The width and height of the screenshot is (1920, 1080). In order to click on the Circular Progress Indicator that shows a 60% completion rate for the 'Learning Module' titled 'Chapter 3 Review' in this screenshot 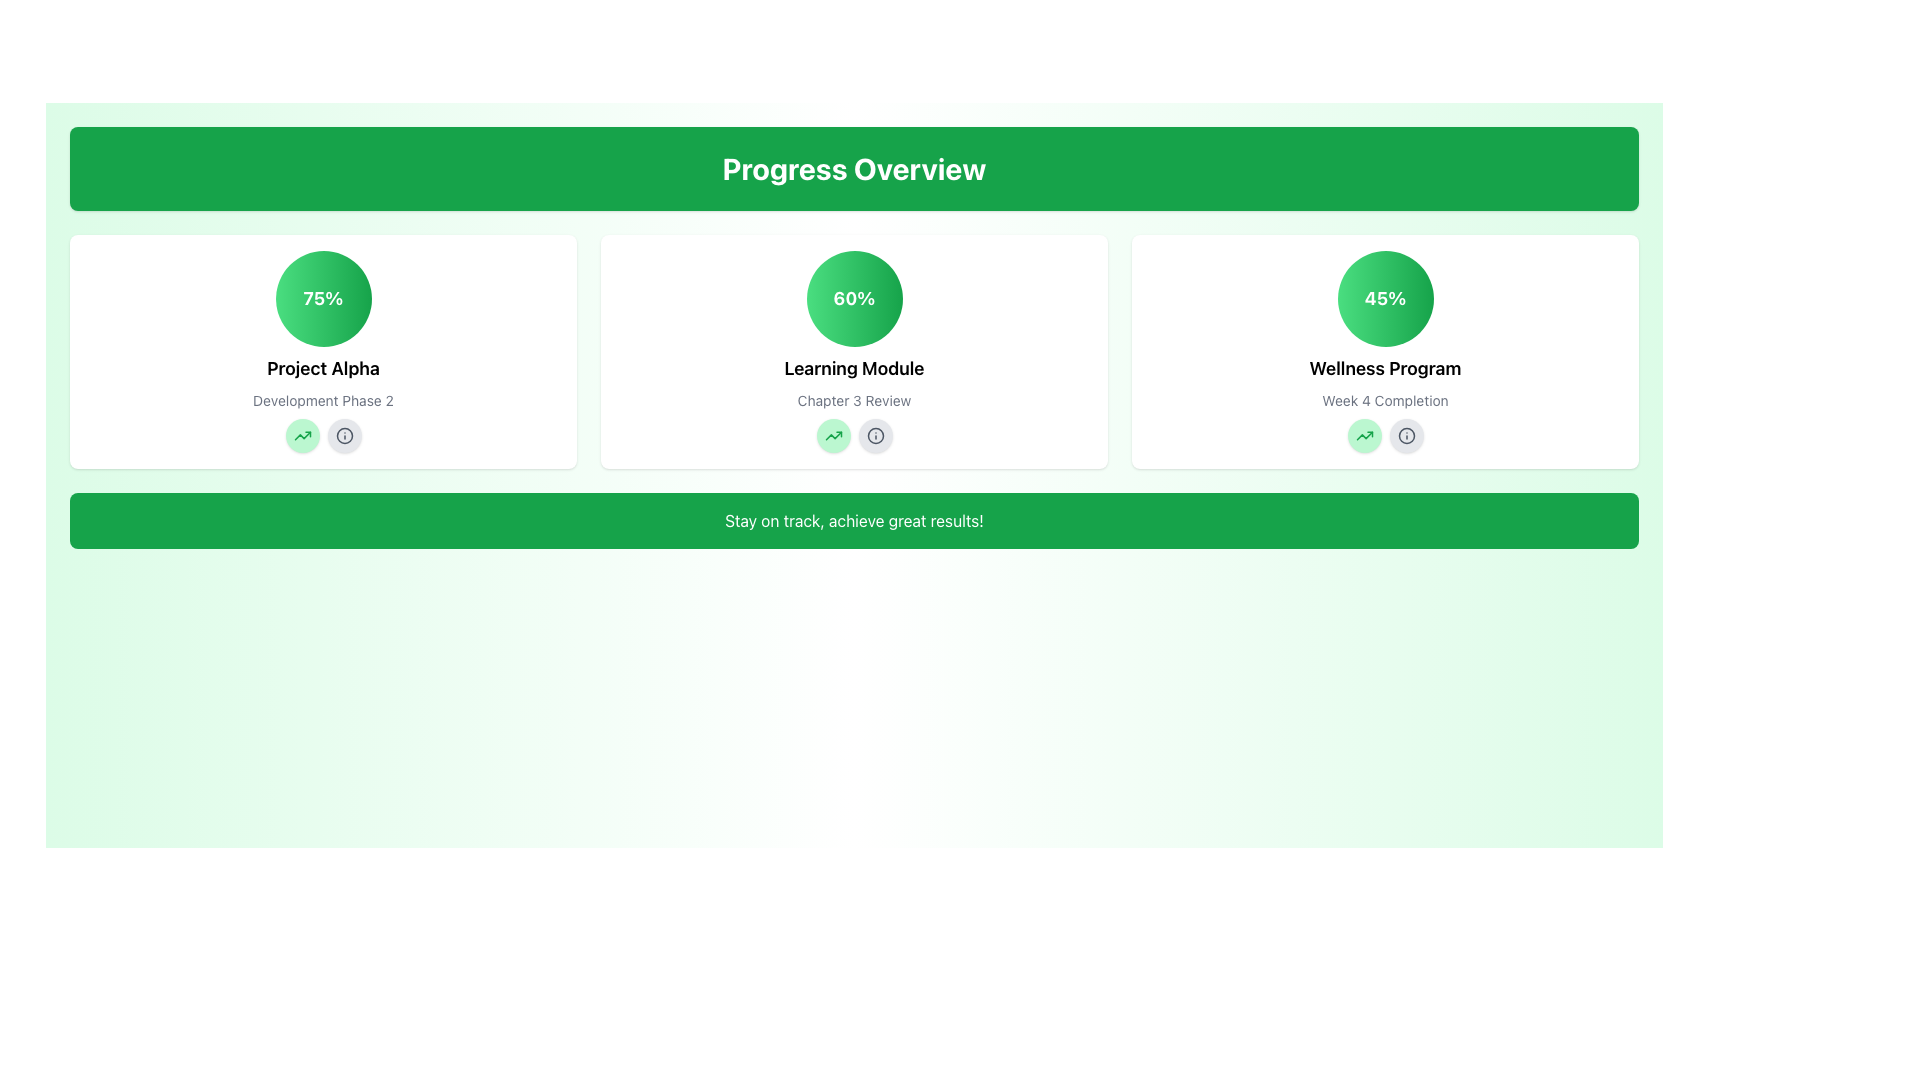, I will do `click(854, 299)`.